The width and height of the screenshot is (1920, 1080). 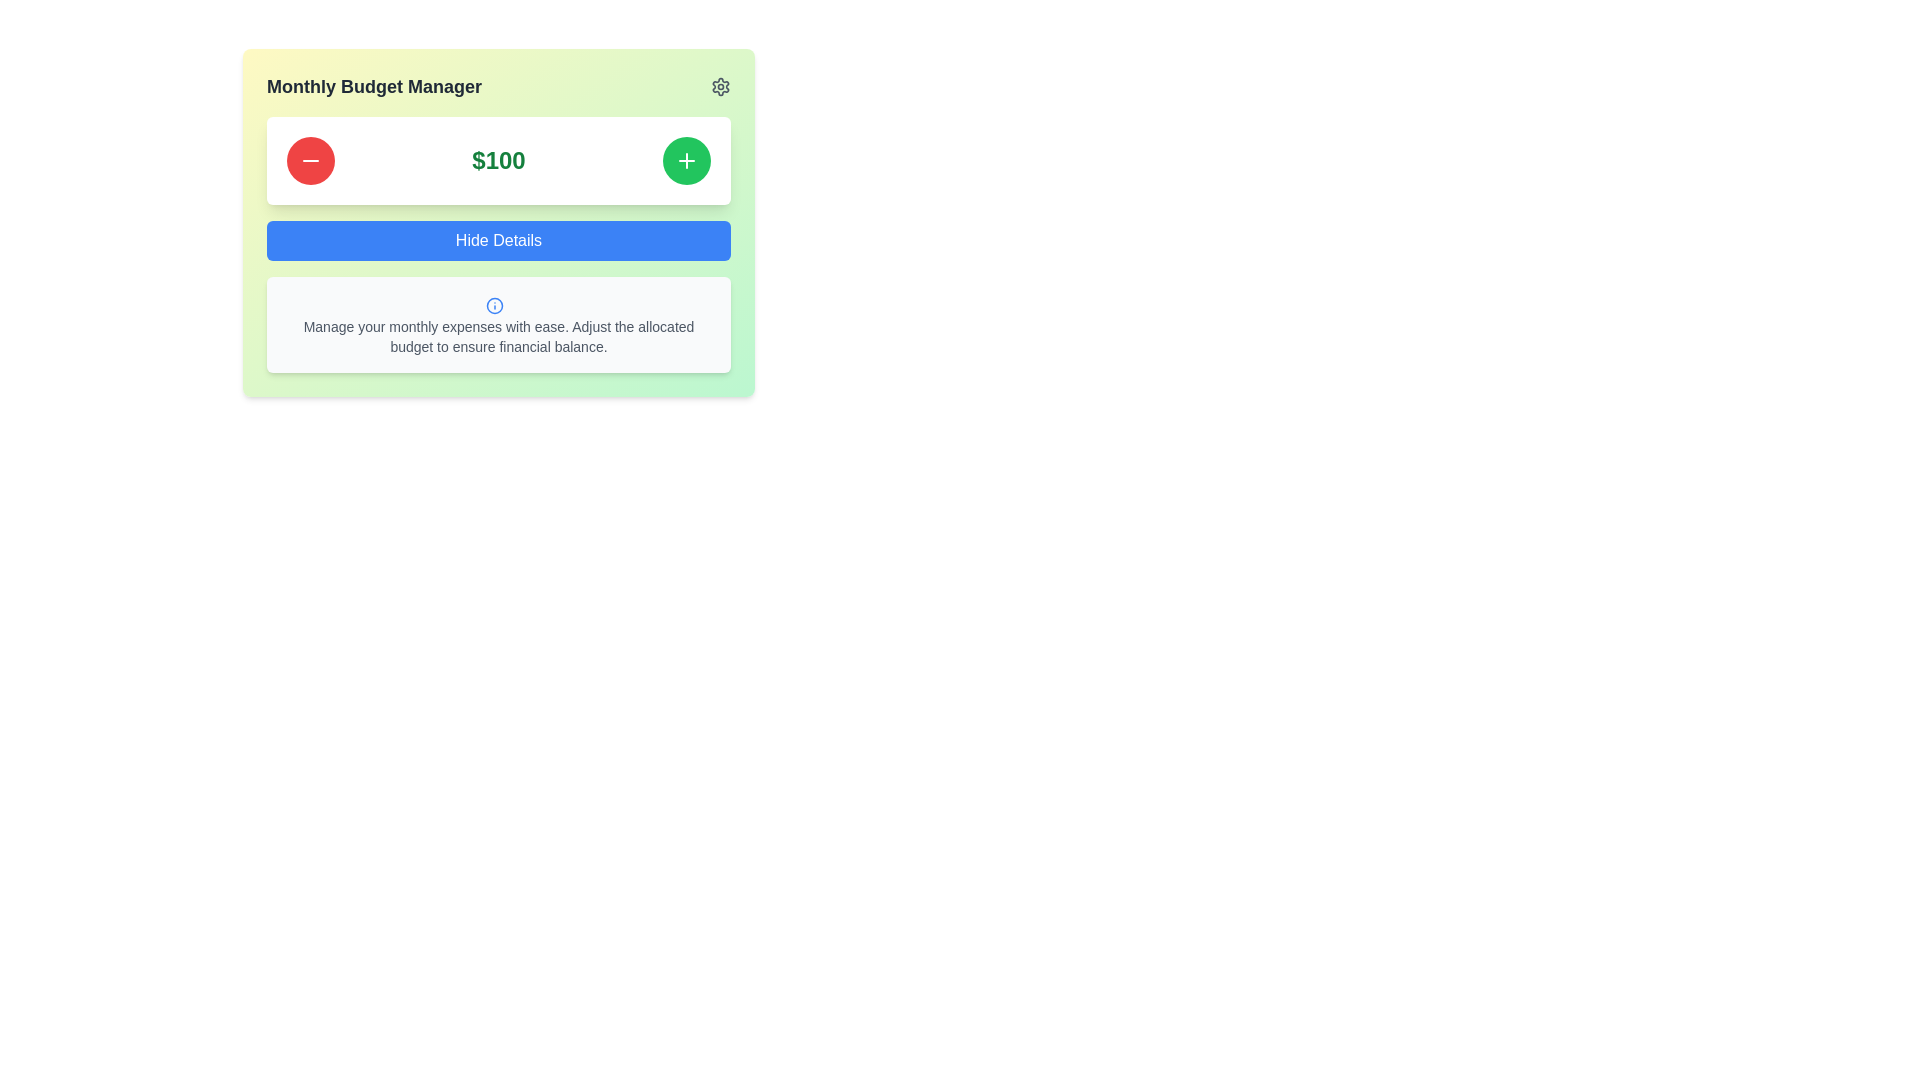 What do you see at coordinates (686, 160) in the screenshot?
I see `the green circular button with a white plus icon located on the right side of the top section, adjacent to the figure '$100'` at bounding box center [686, 160].